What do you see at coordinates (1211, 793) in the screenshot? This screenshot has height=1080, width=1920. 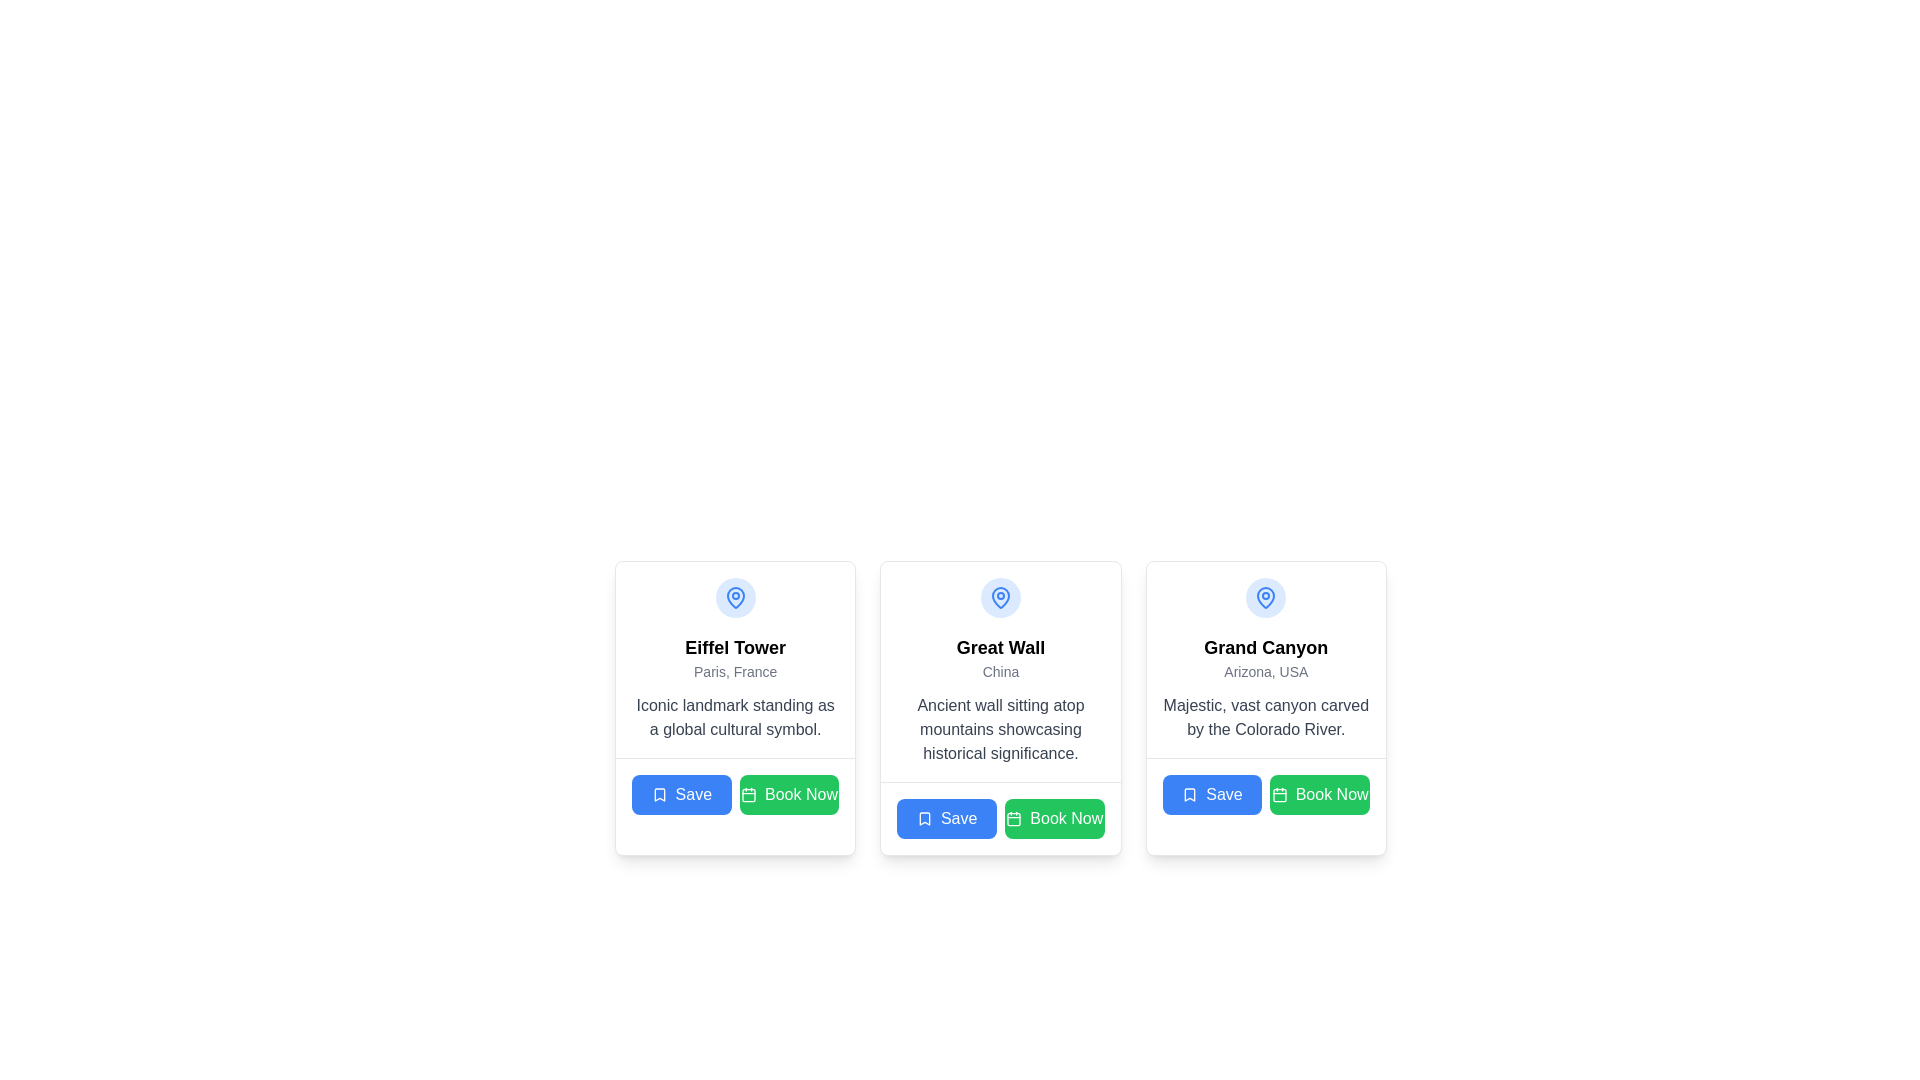 I see `the 'Save' button with icon located at the bottom right of the card associated with 'Grand Canyon'` at bounding box center [1211, 793].